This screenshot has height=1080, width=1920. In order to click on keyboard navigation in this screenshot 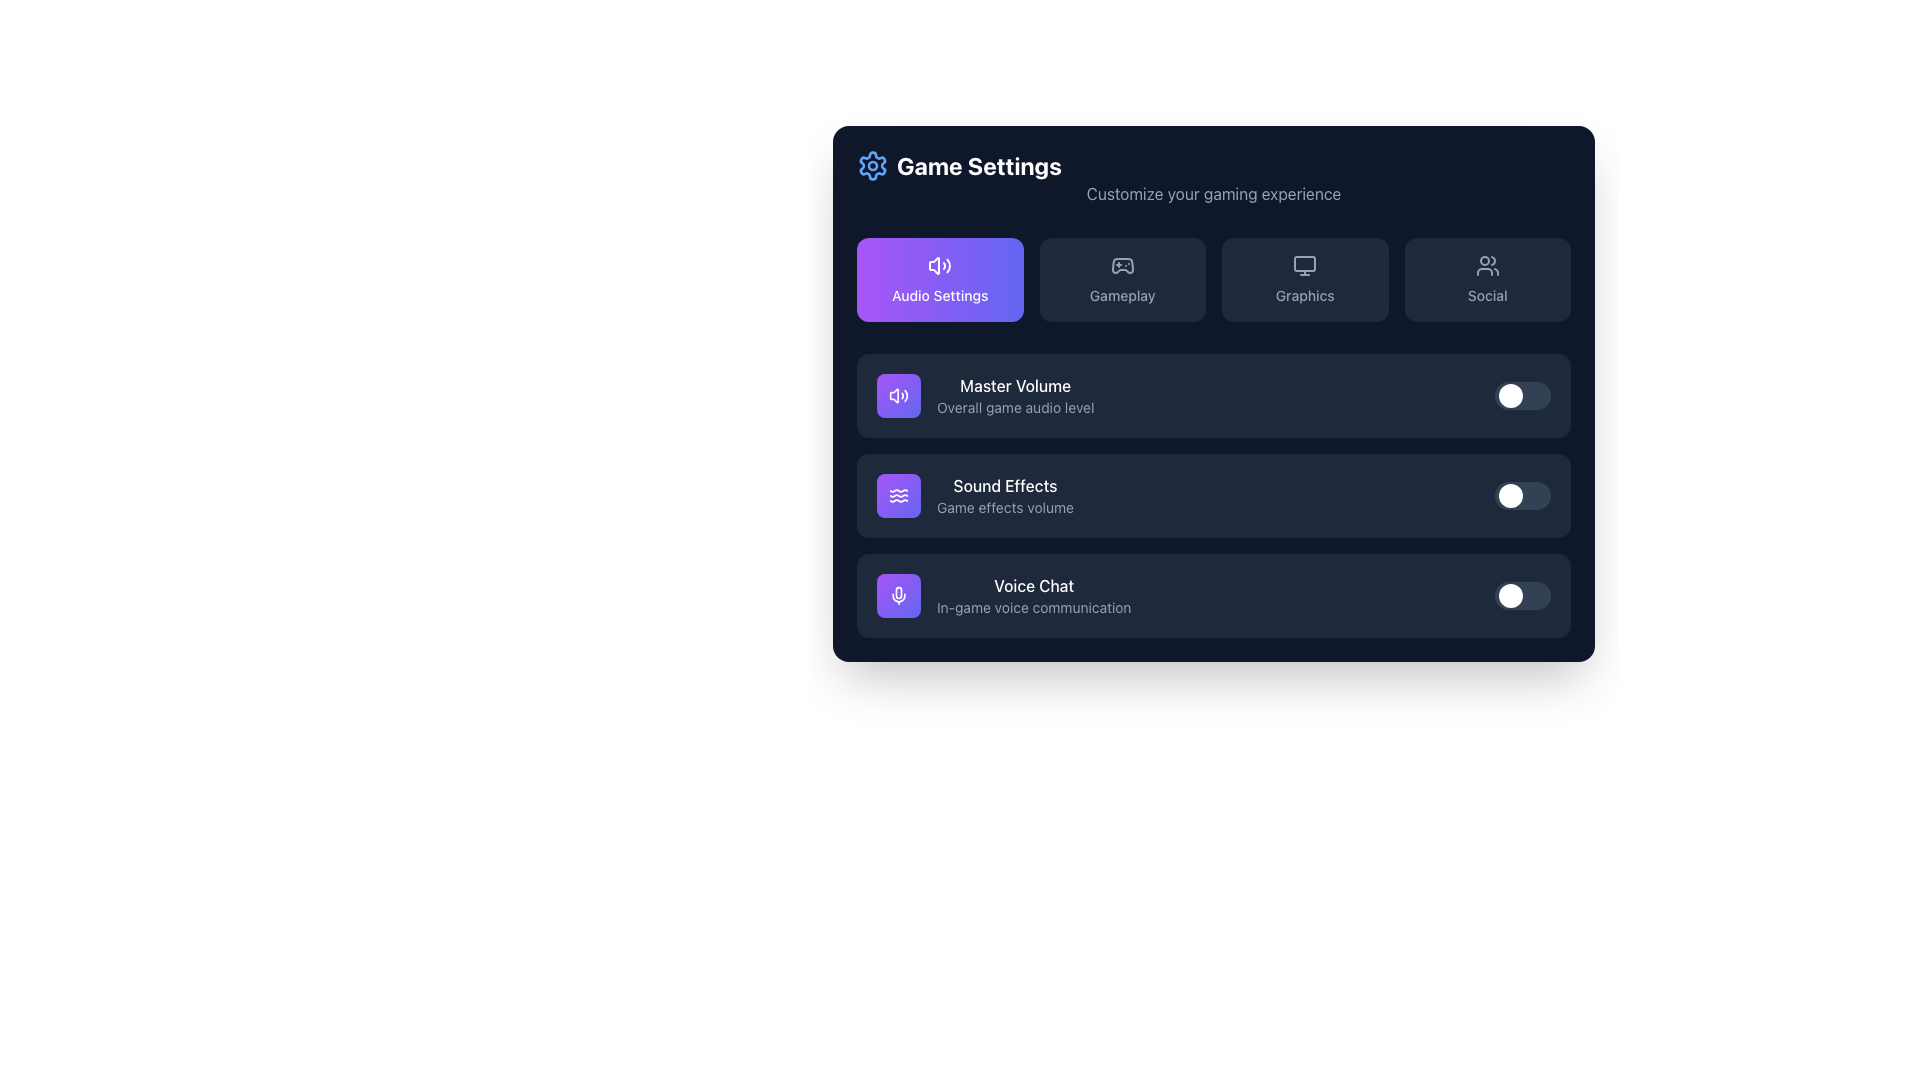, I will do `click(1521, 396)`.